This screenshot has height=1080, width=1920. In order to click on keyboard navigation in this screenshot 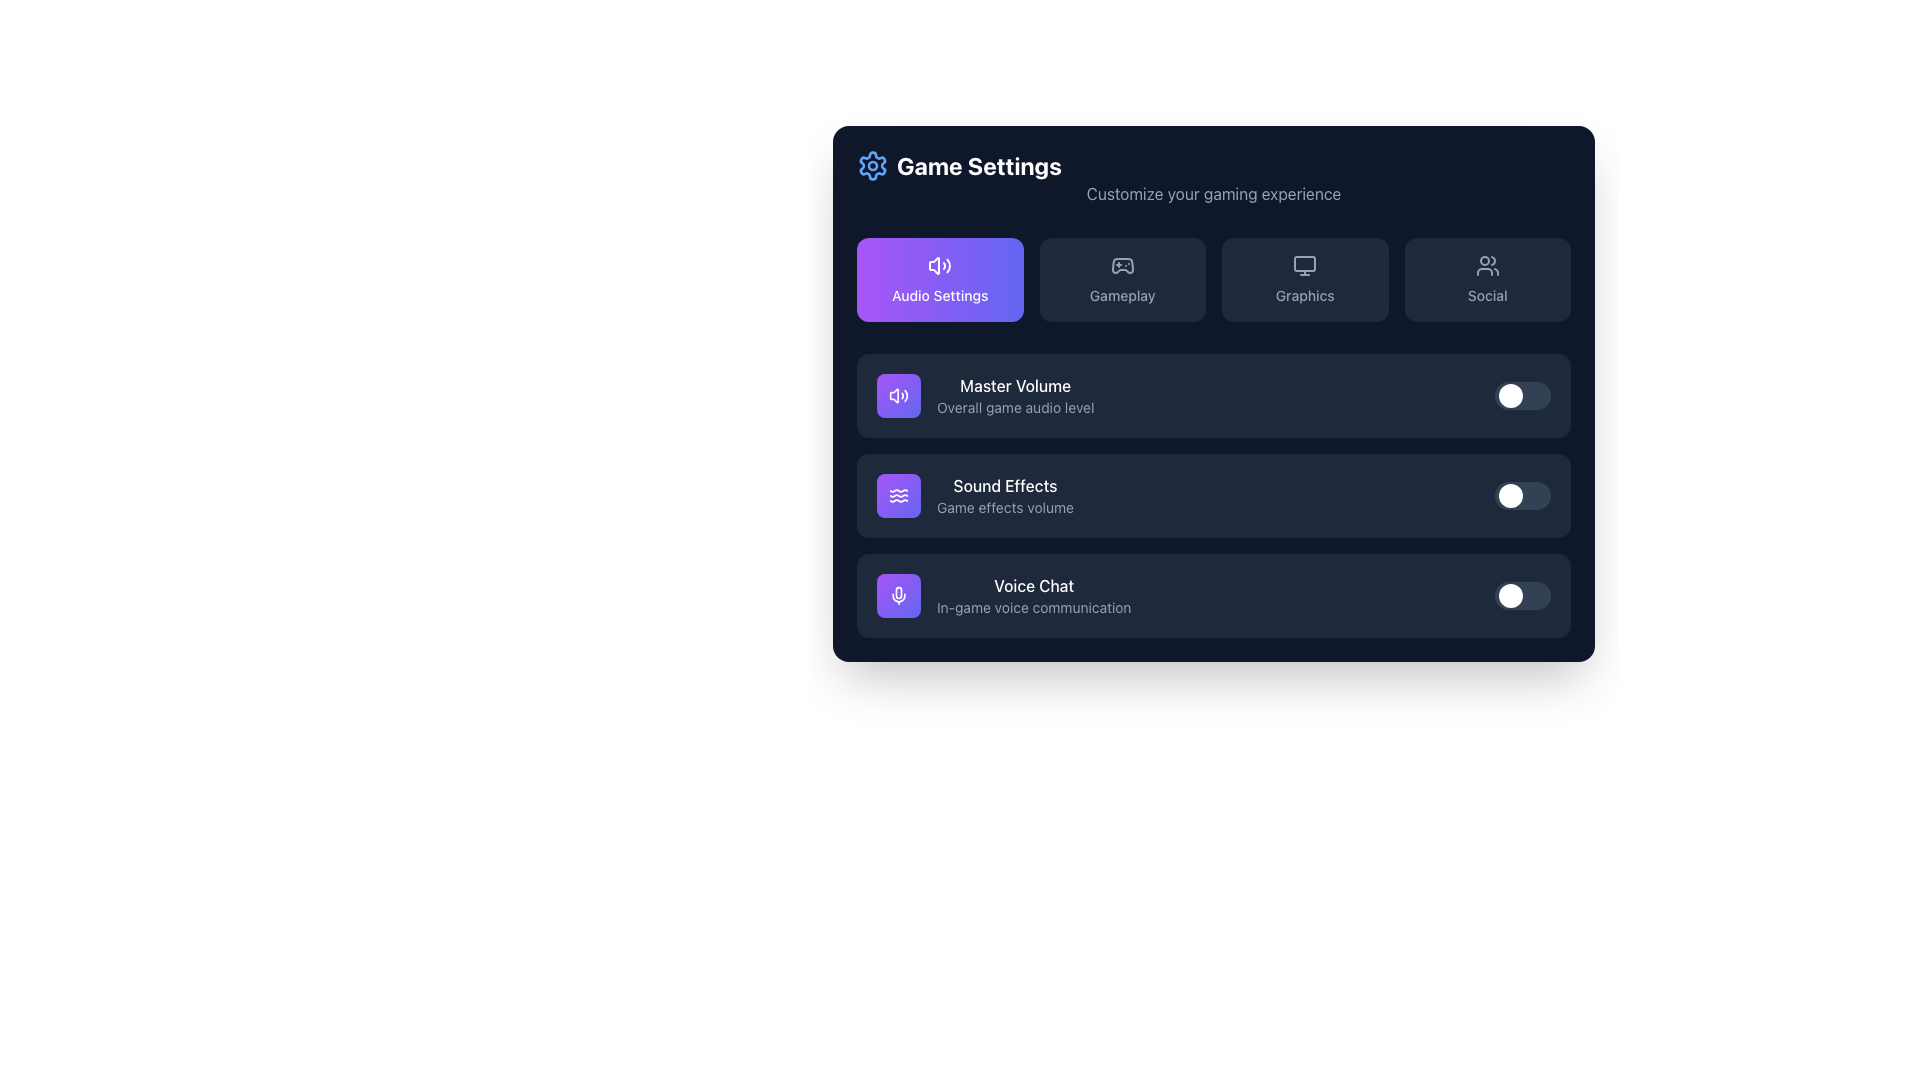, I will do `click(1521, 396)`.